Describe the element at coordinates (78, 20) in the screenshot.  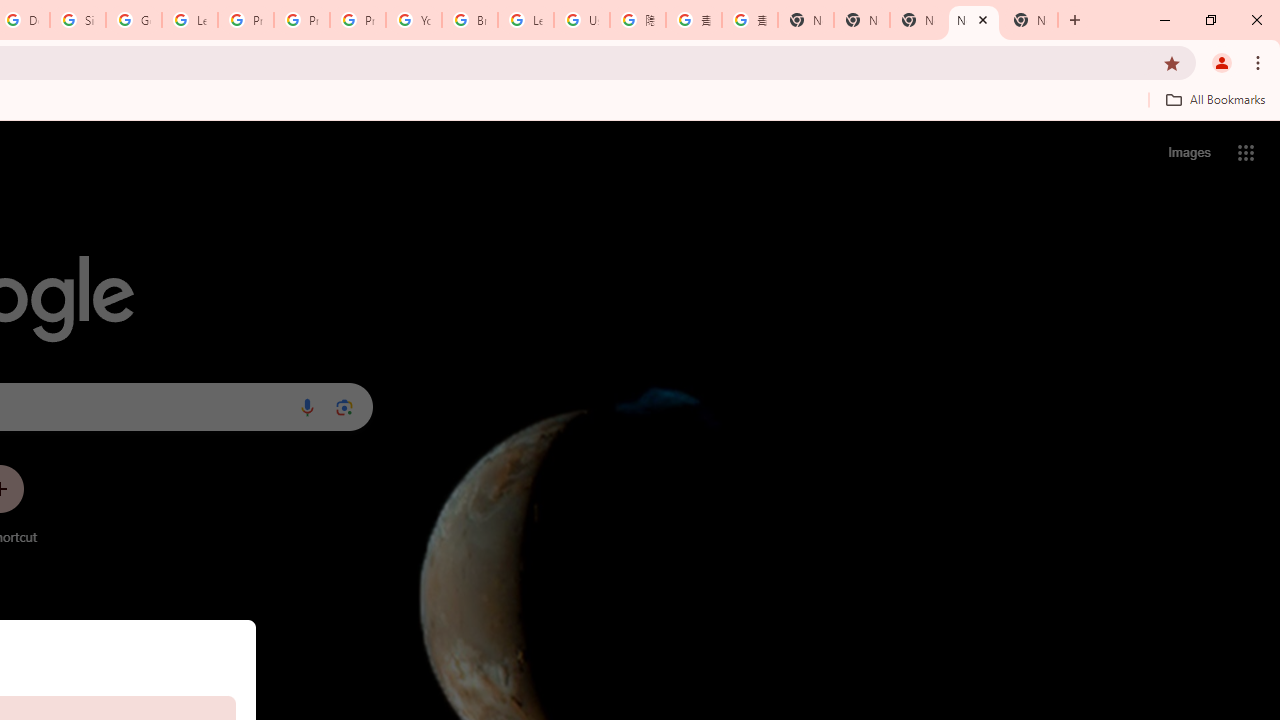
I see `'Sign in - Google Accounts'` at that location.